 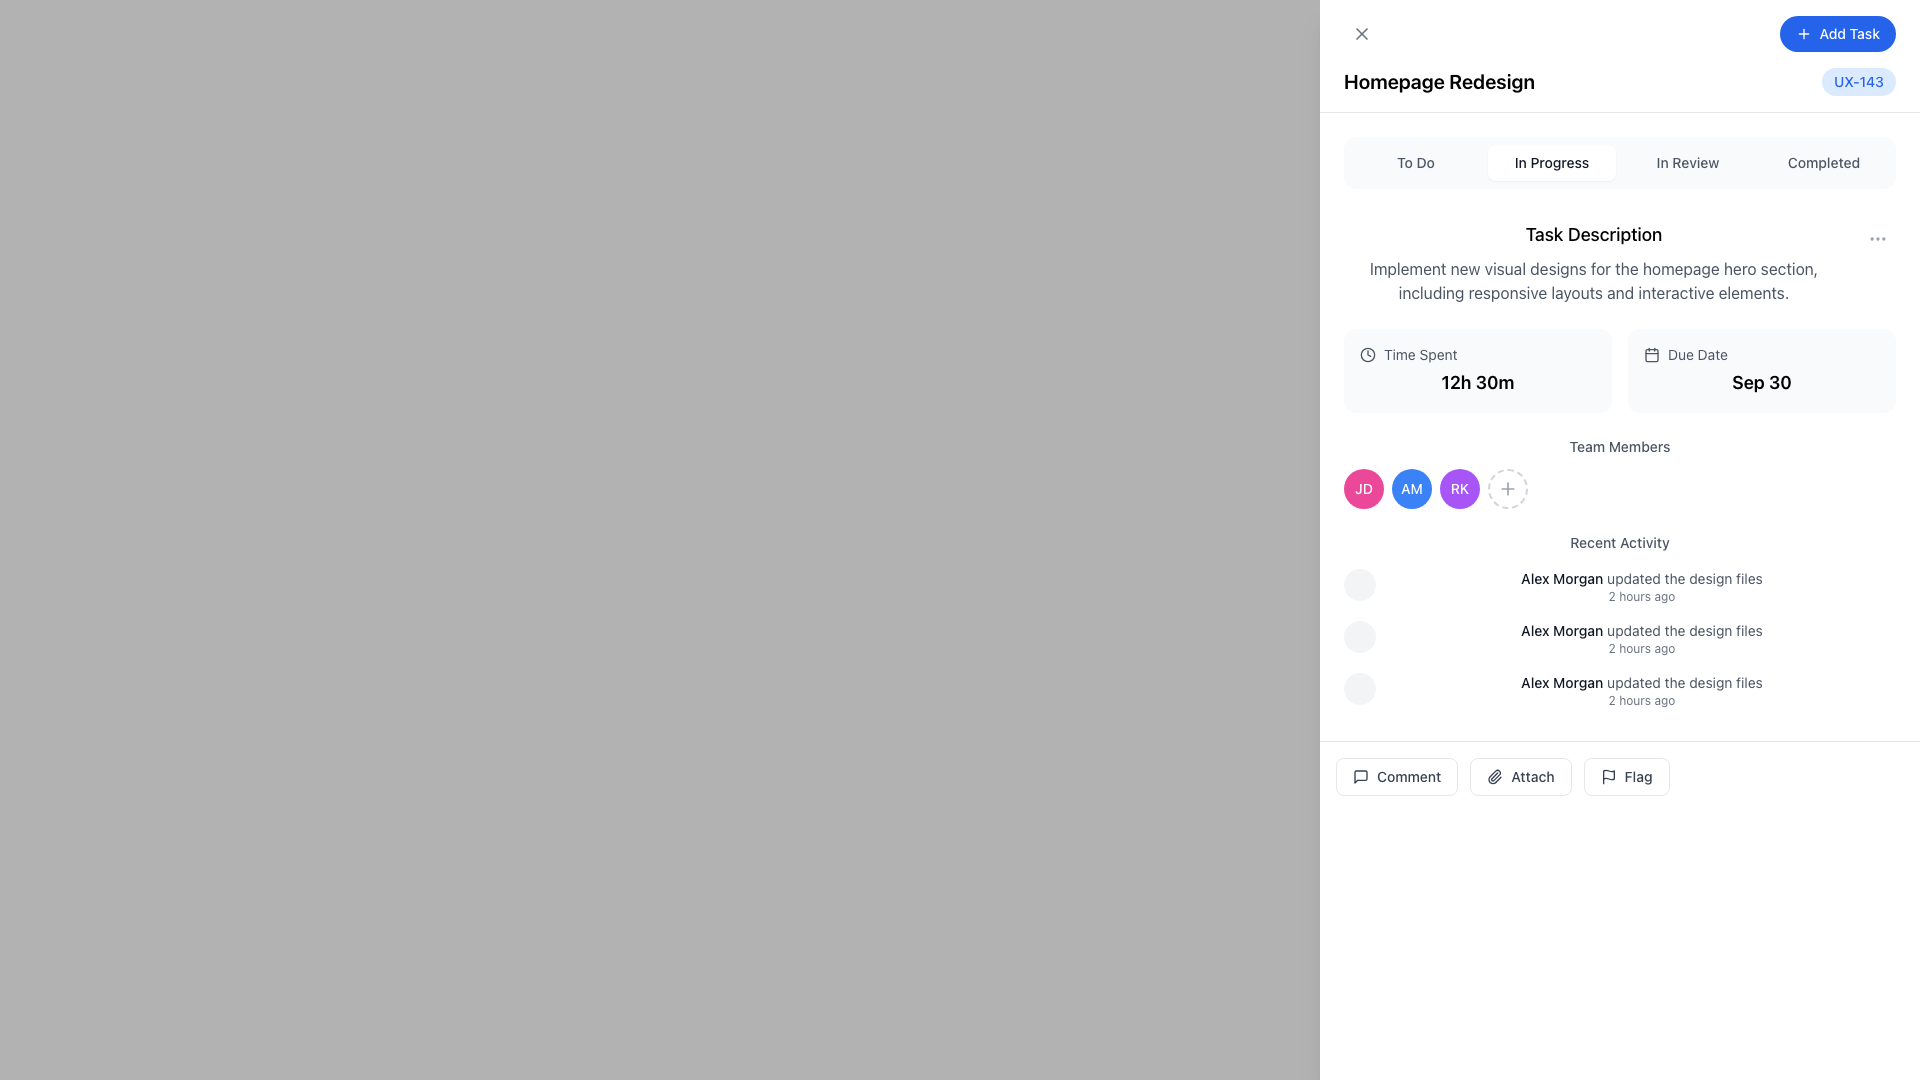 I want to click on first notification item in the 'Recent Activity' section, which provides updates related to the task, so click(x=1641, y=585).